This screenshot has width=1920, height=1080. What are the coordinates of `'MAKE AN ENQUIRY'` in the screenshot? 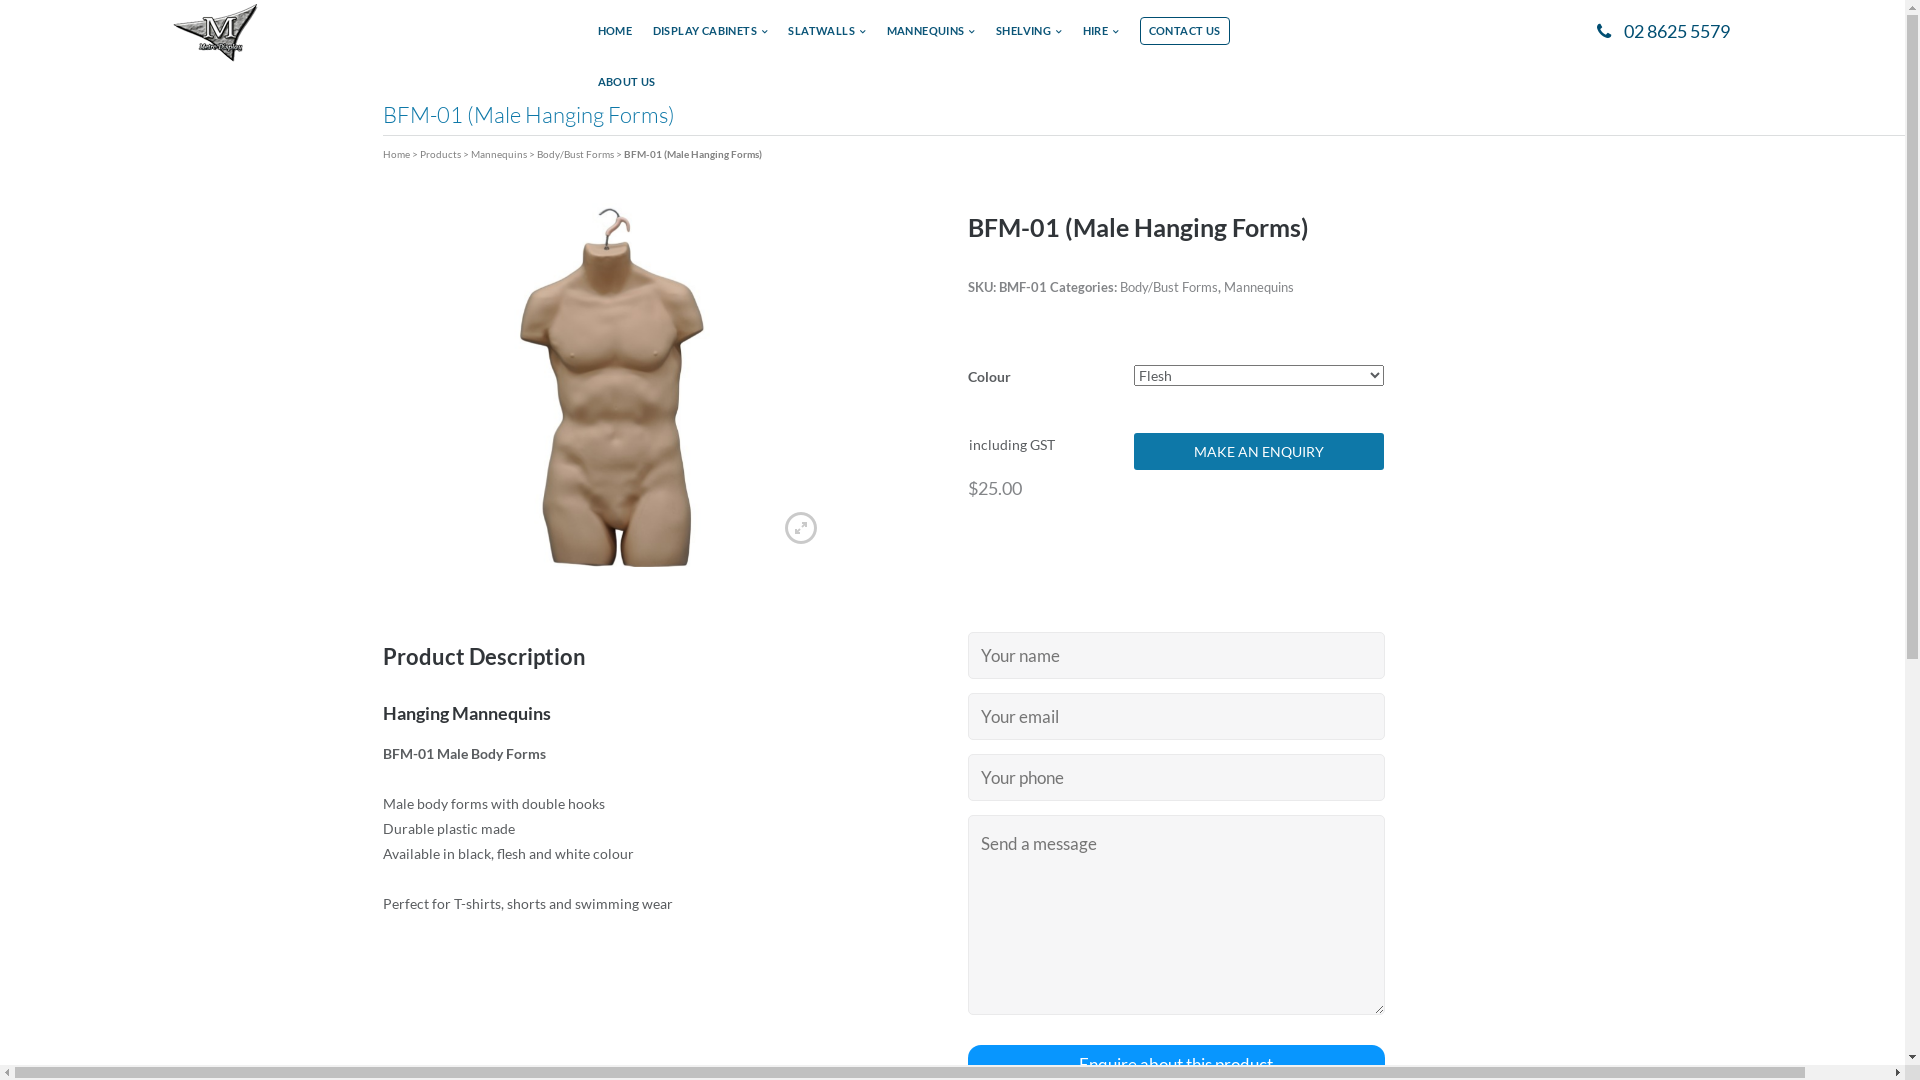 It's located at (1257, 451).